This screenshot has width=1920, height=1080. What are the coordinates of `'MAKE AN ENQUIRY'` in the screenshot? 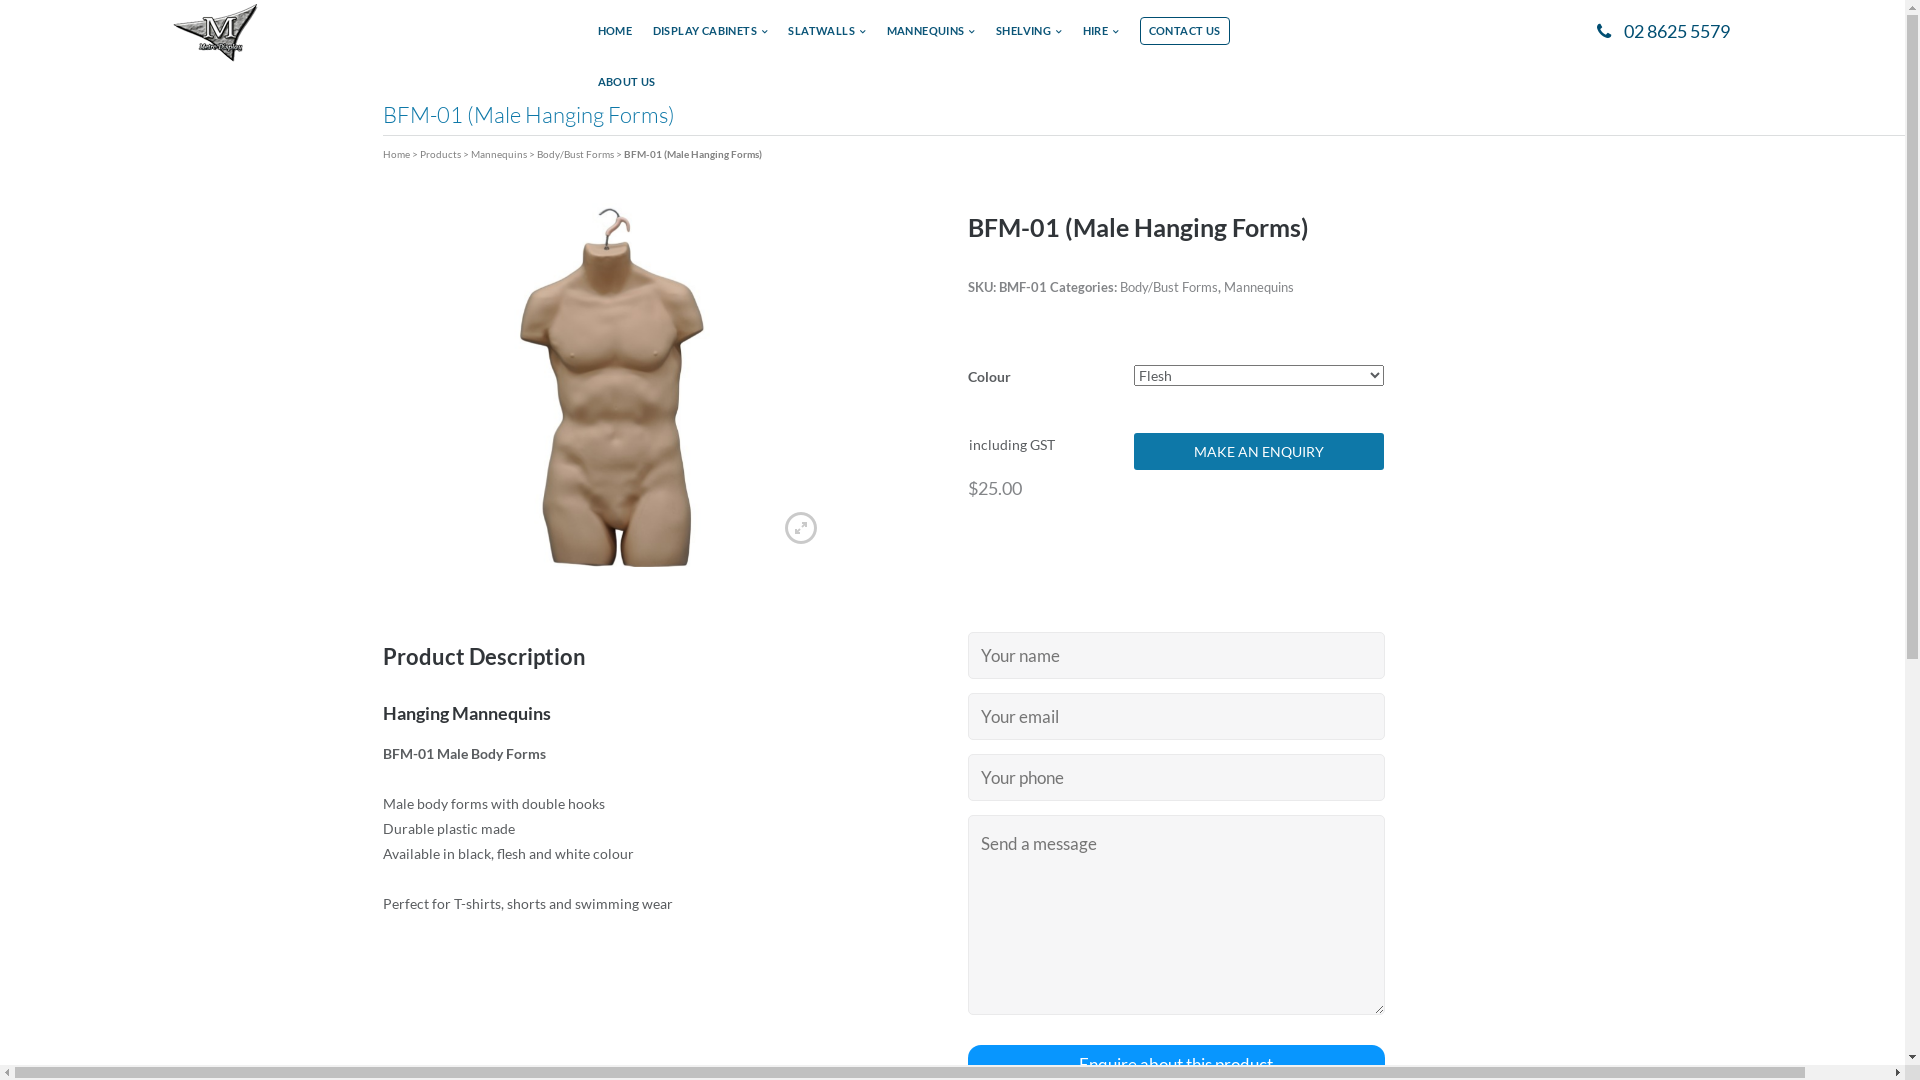 It's located at (1257, 451).